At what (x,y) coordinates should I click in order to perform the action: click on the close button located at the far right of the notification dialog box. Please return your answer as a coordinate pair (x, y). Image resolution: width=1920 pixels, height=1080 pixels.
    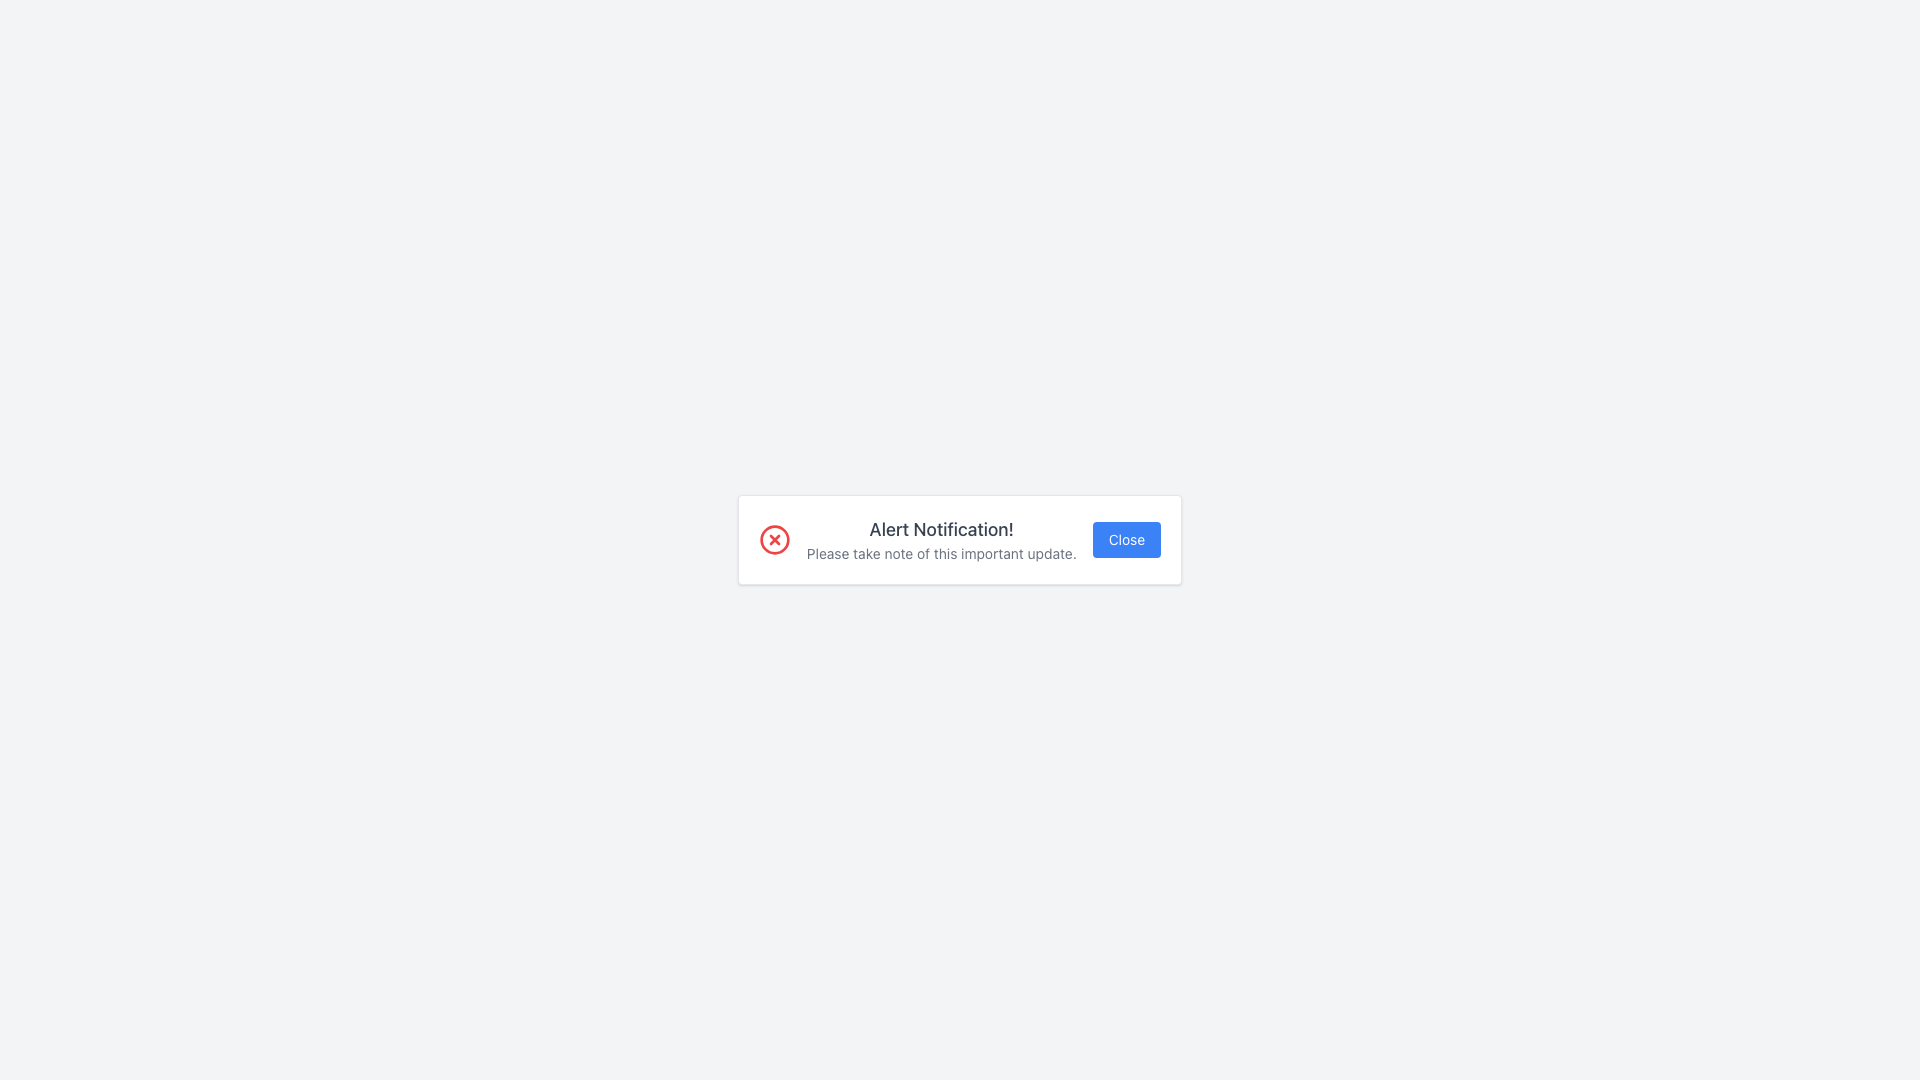
    Looking at the image, I should click on (1127, 540).